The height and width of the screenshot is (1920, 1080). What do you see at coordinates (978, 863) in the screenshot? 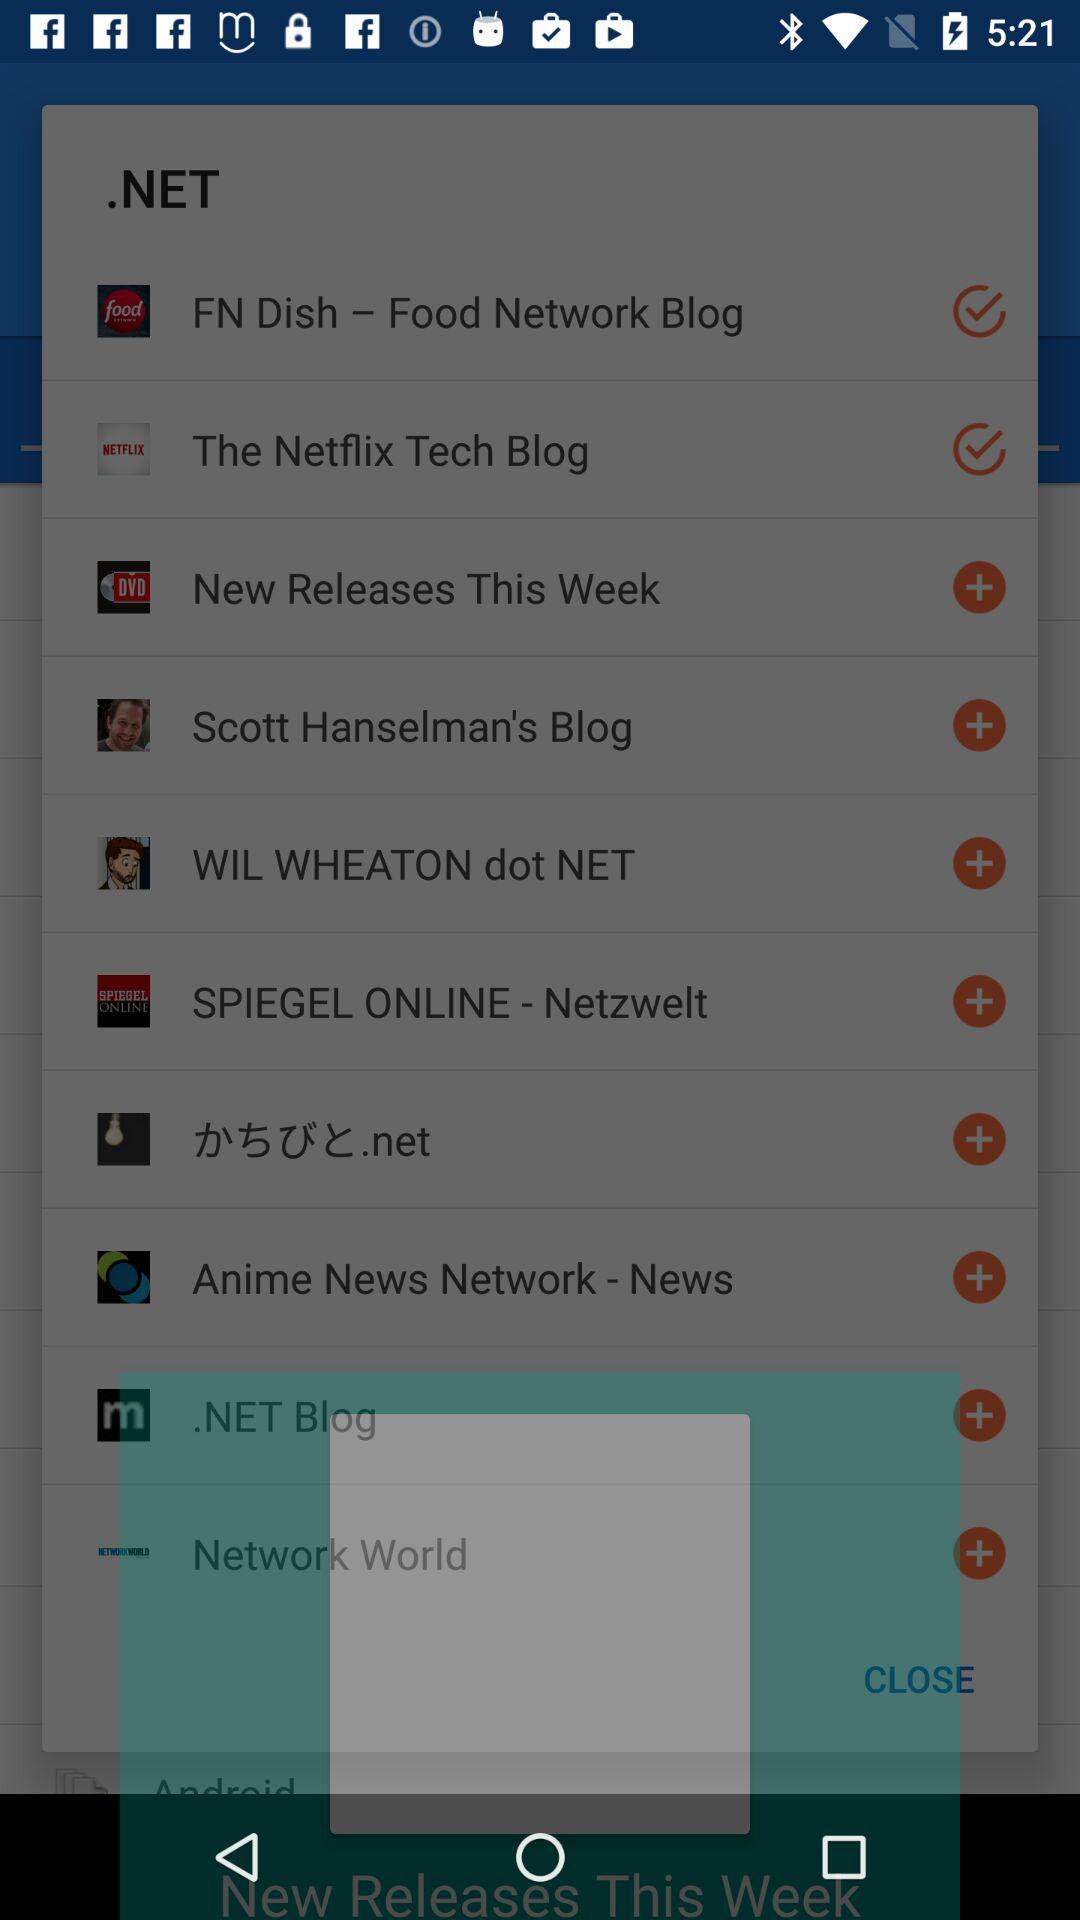
I see `that website` at bounding box center [978, 863].